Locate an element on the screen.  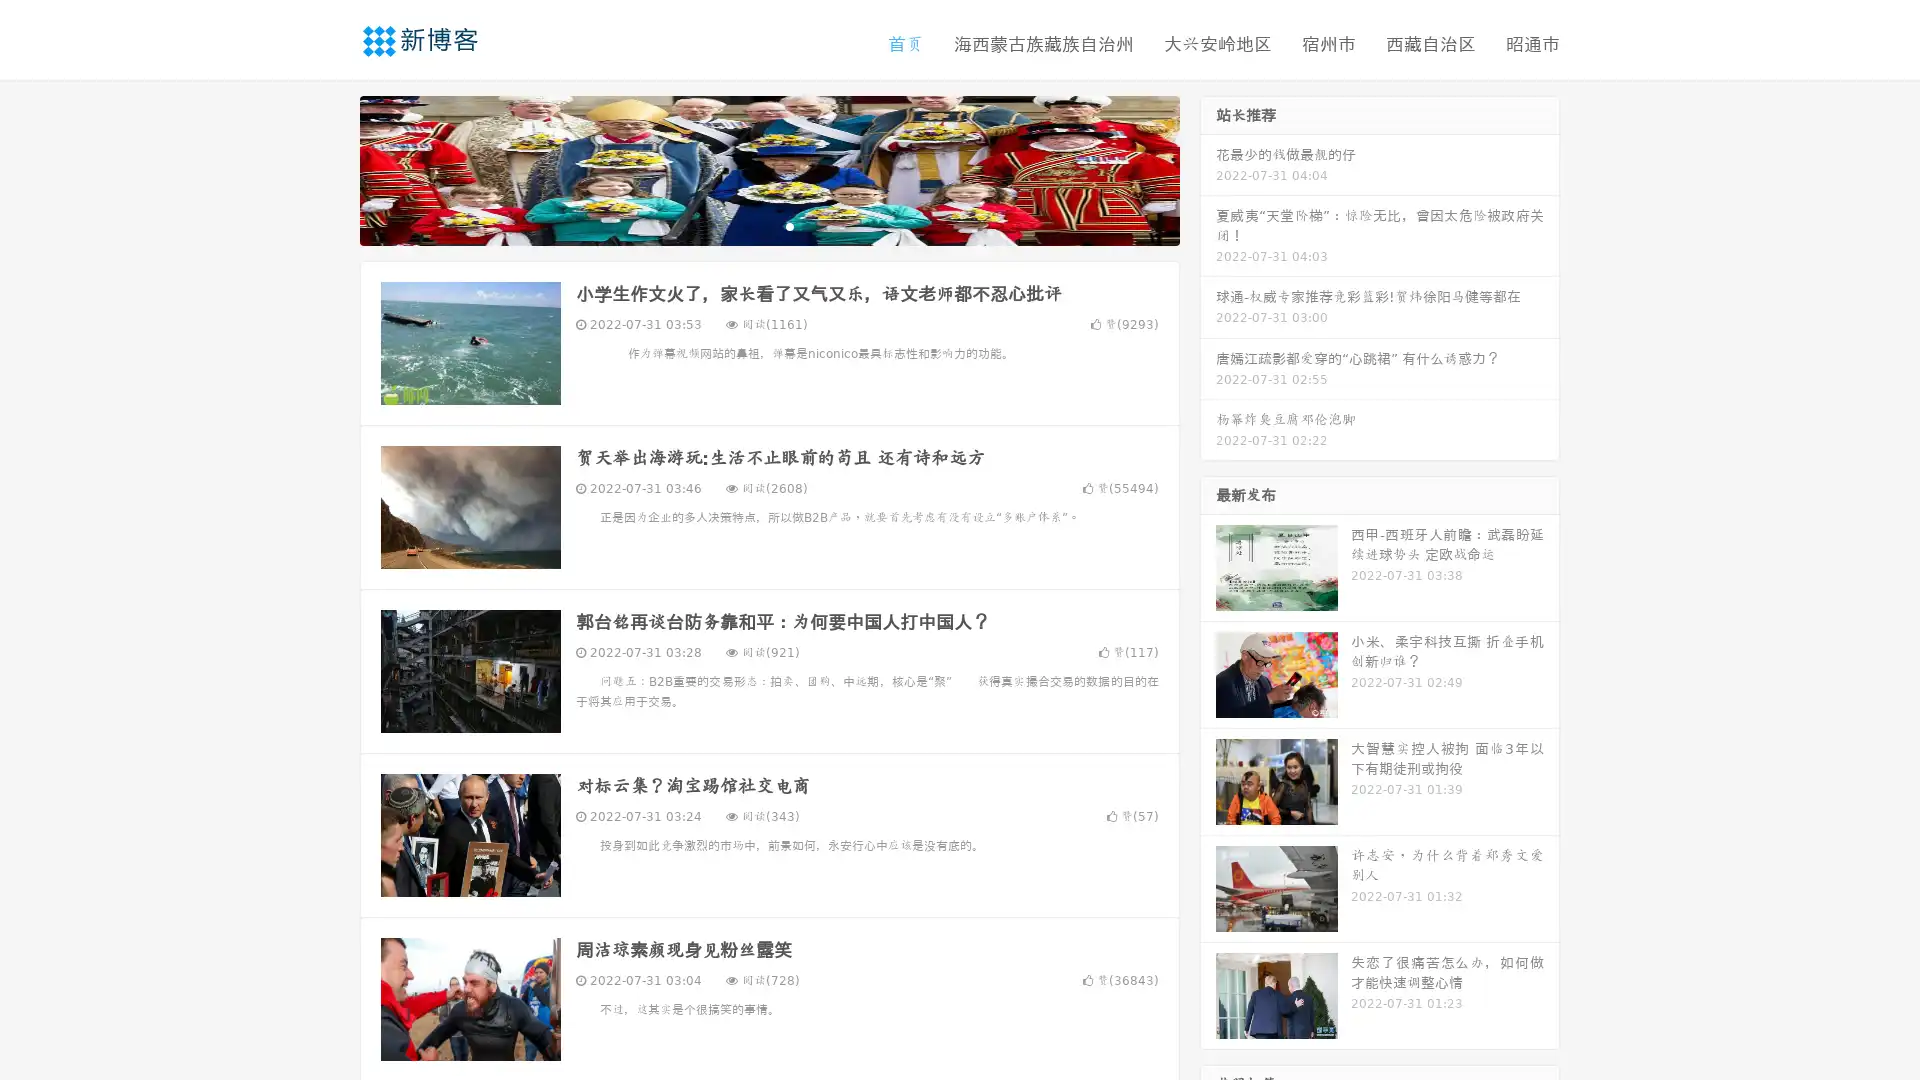
Go to slide 3 is located at coordinates (789, 225).